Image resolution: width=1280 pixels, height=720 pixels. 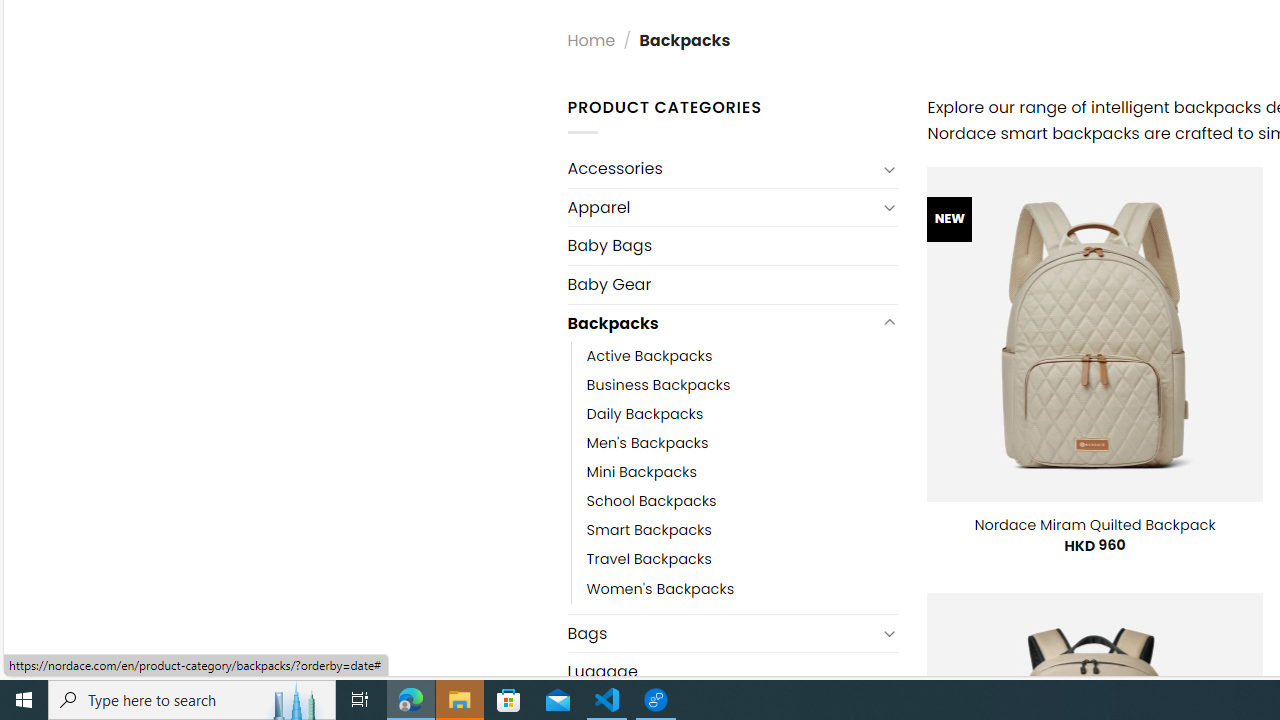 I want to click on 'Daily Backpacks', so click(x=645, y=414).